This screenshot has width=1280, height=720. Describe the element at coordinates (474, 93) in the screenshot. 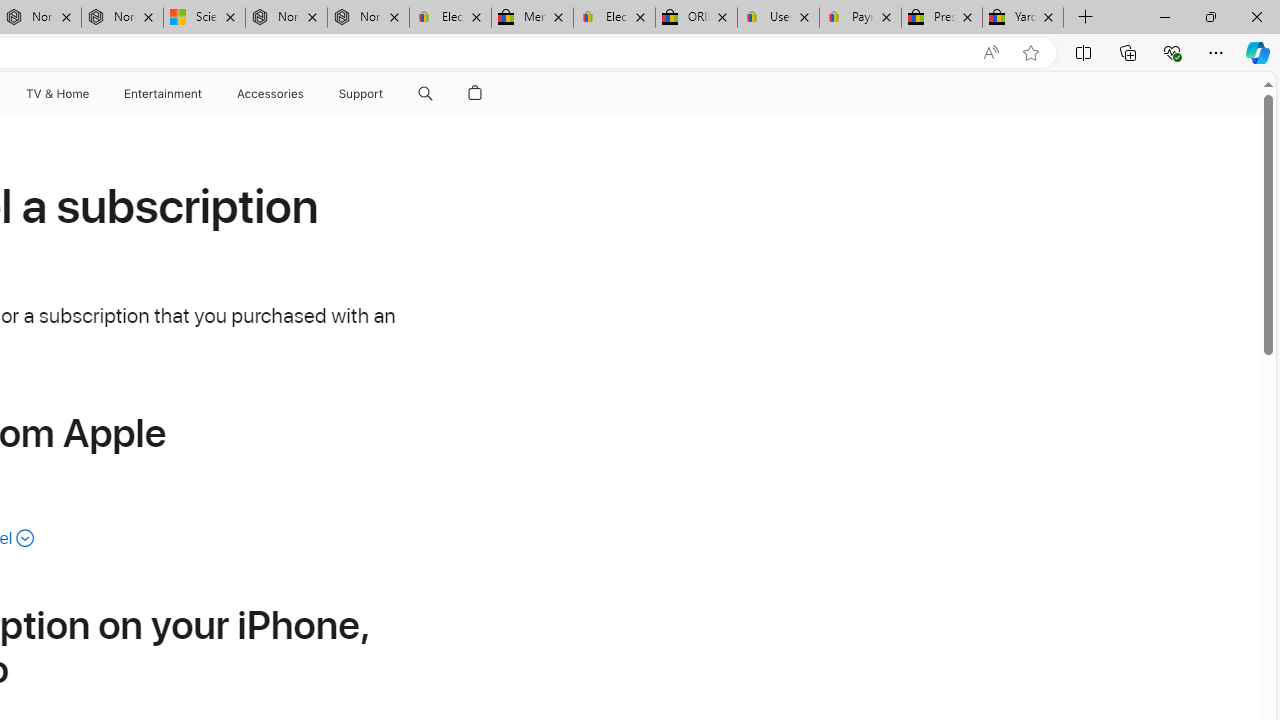

I see `'AutomationID: globalnav-bag'` at that location.